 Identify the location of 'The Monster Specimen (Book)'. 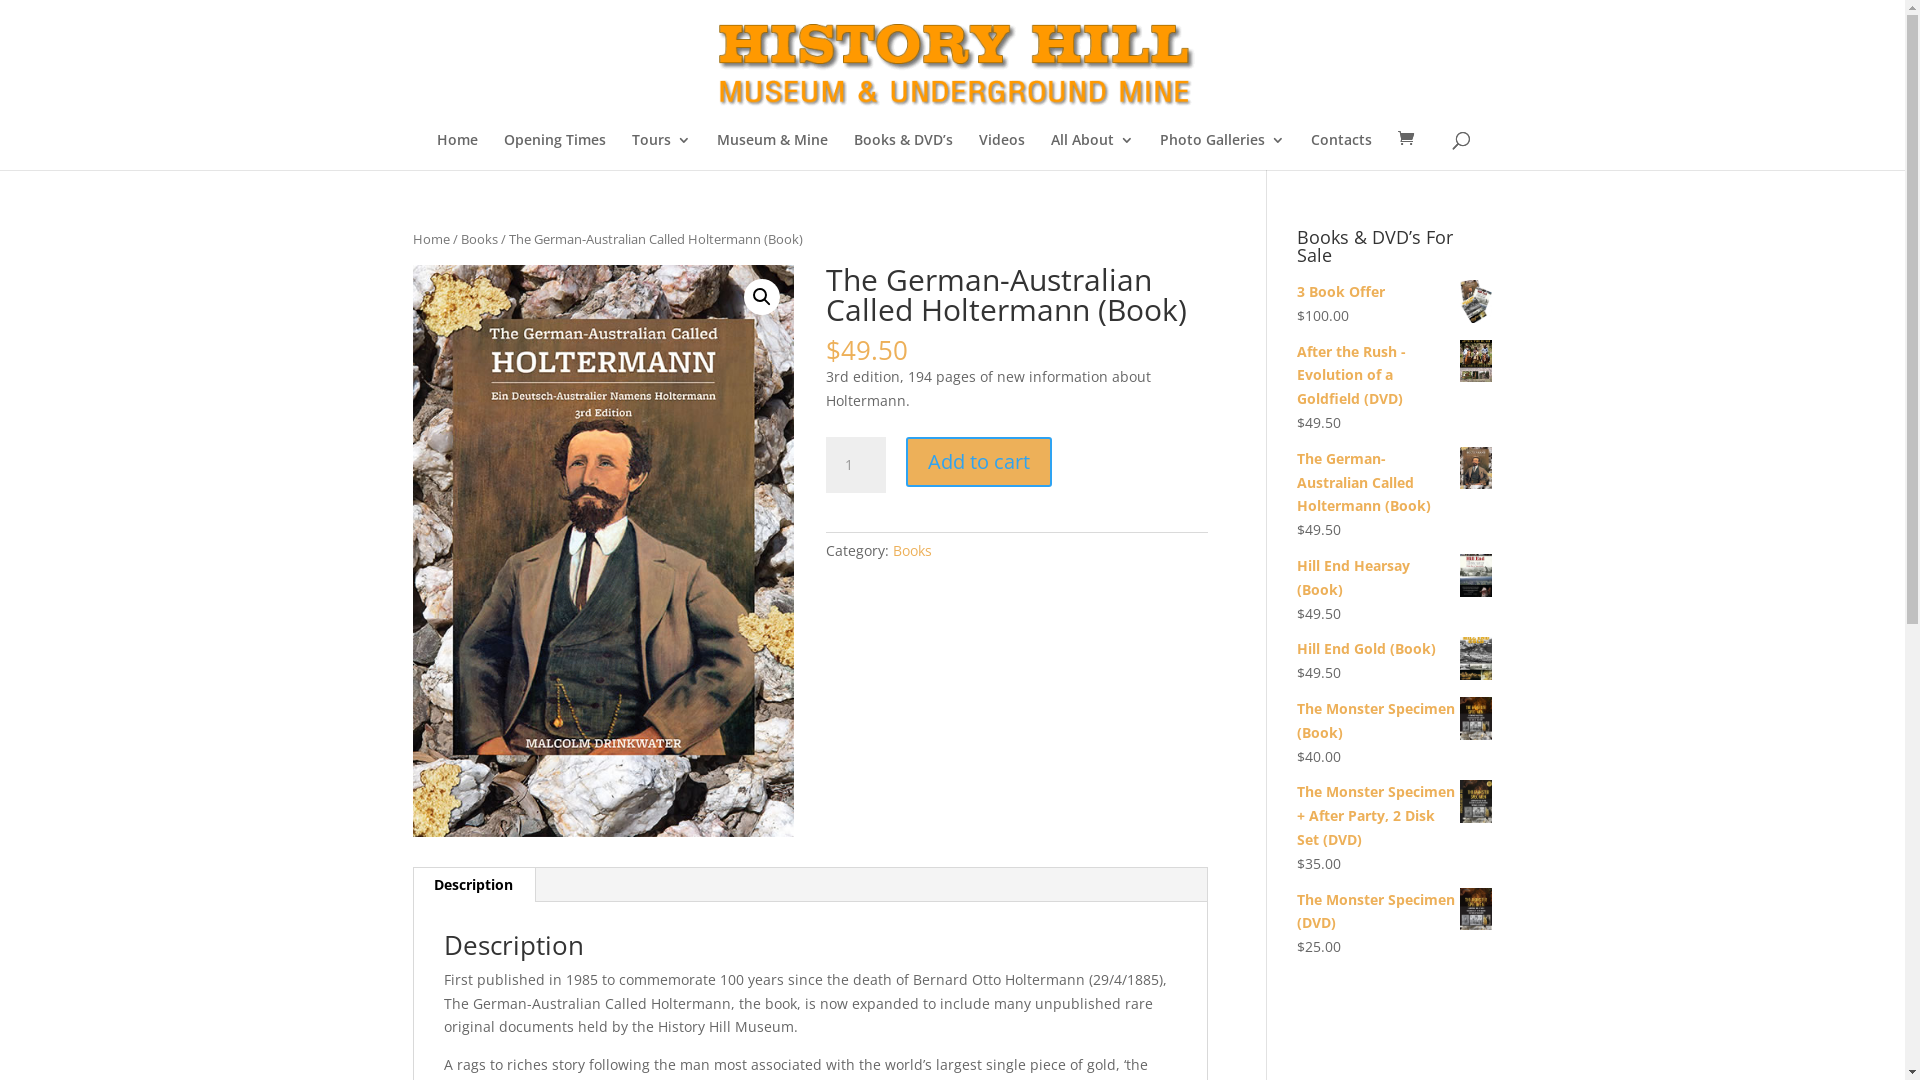
(1393, 721).